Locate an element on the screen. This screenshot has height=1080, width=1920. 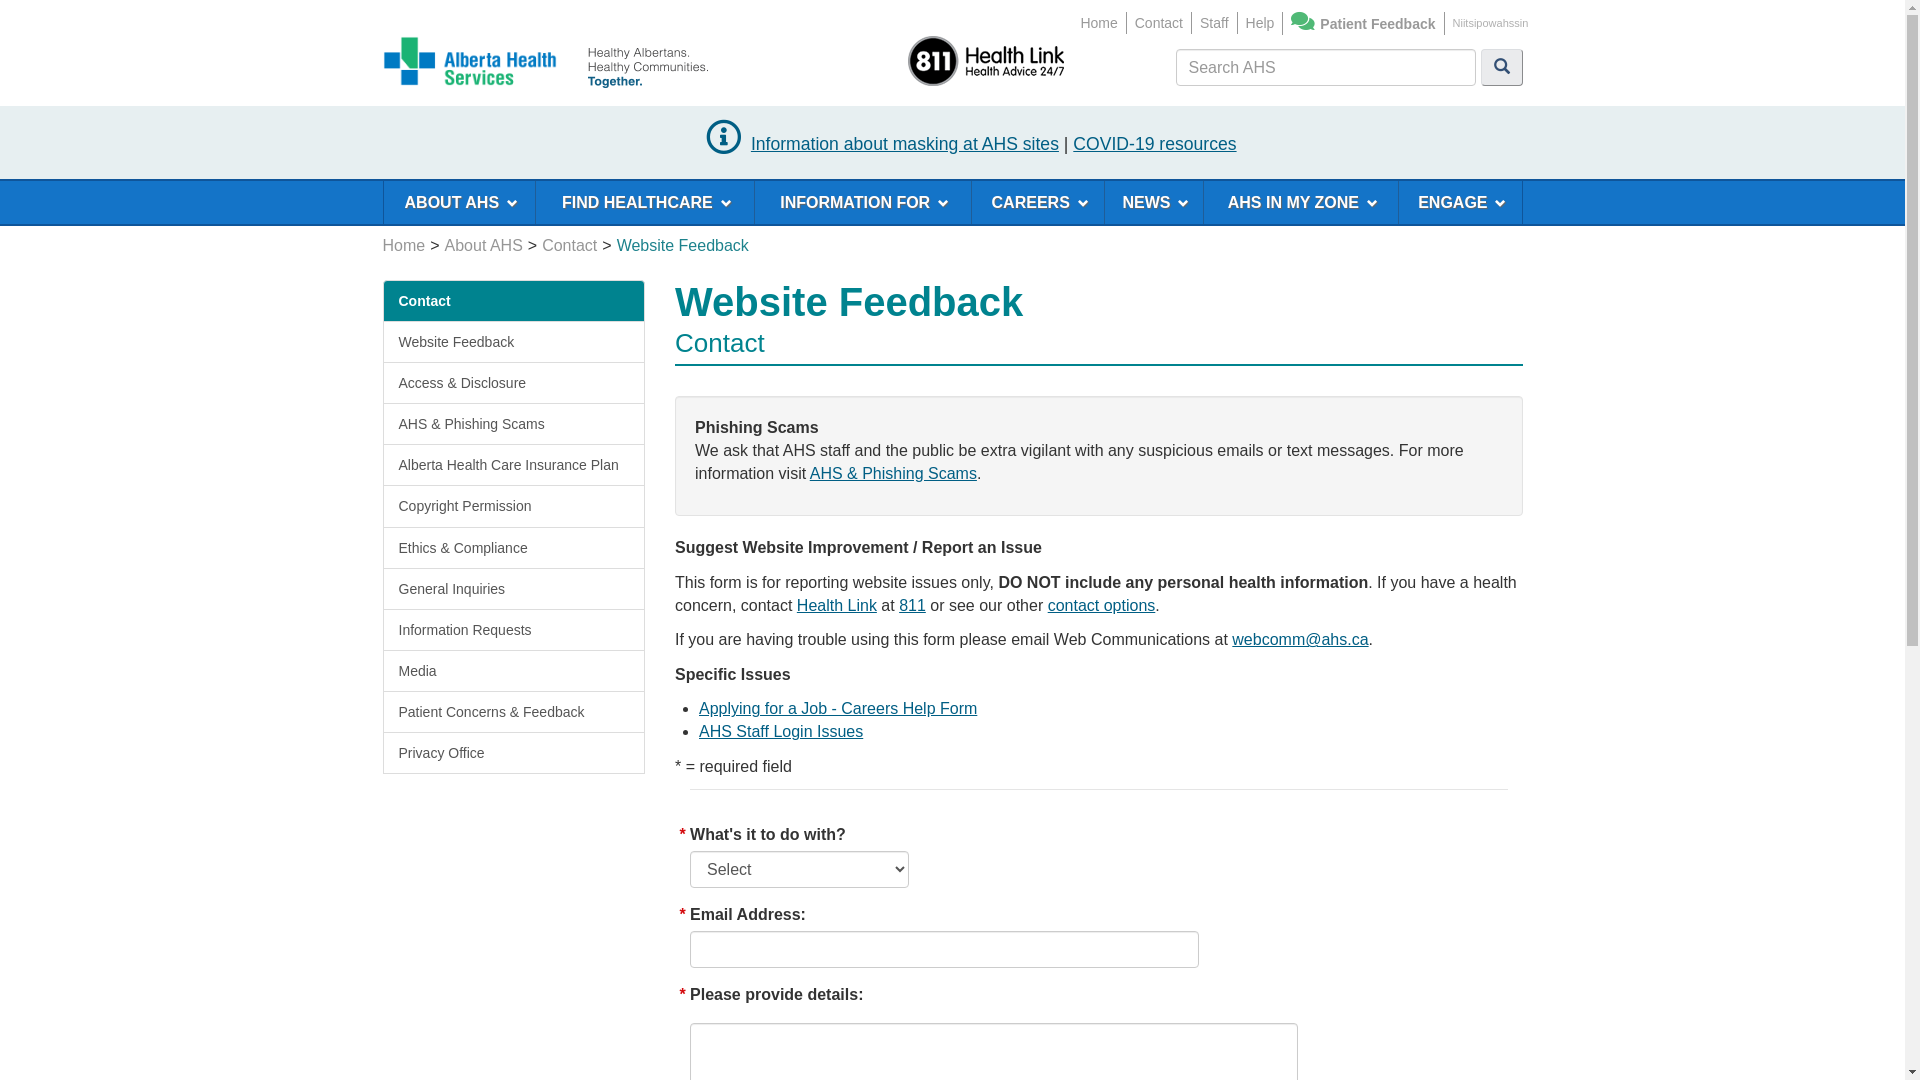
'Information about masking at AHS sites' is located at coordinates (904, 142).